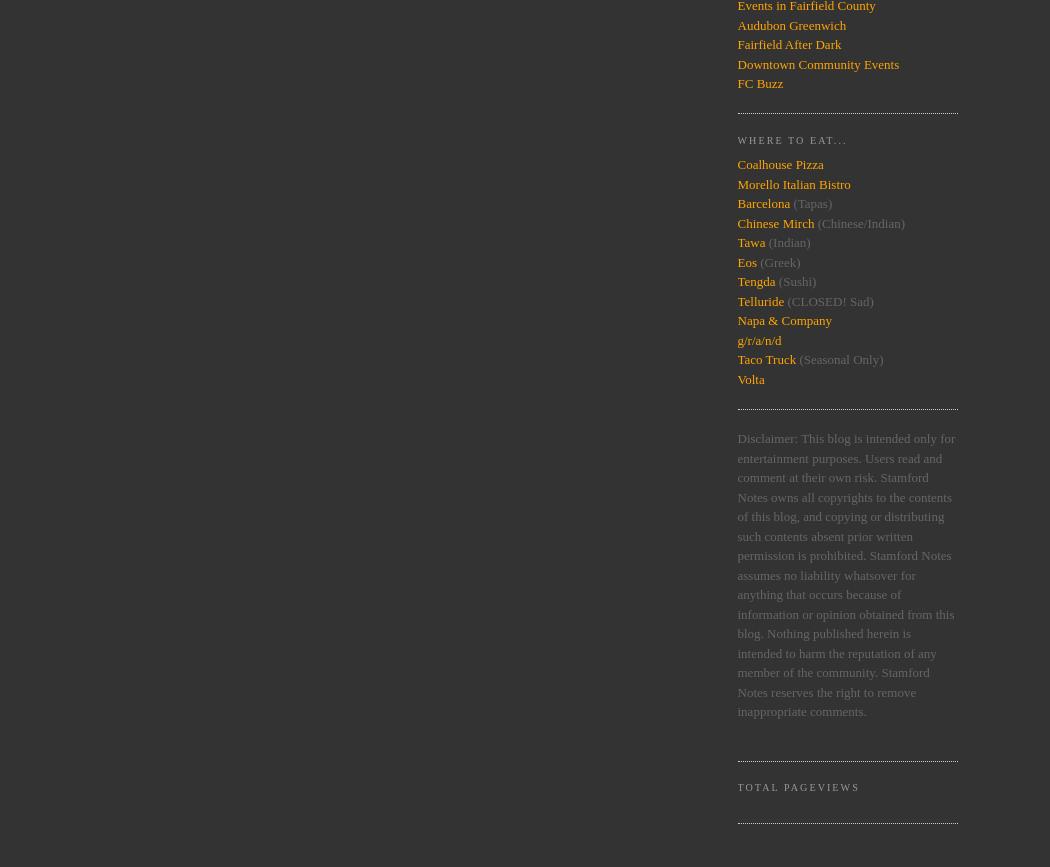  I want to click on 'Total Pageviews', so click(797, 786).